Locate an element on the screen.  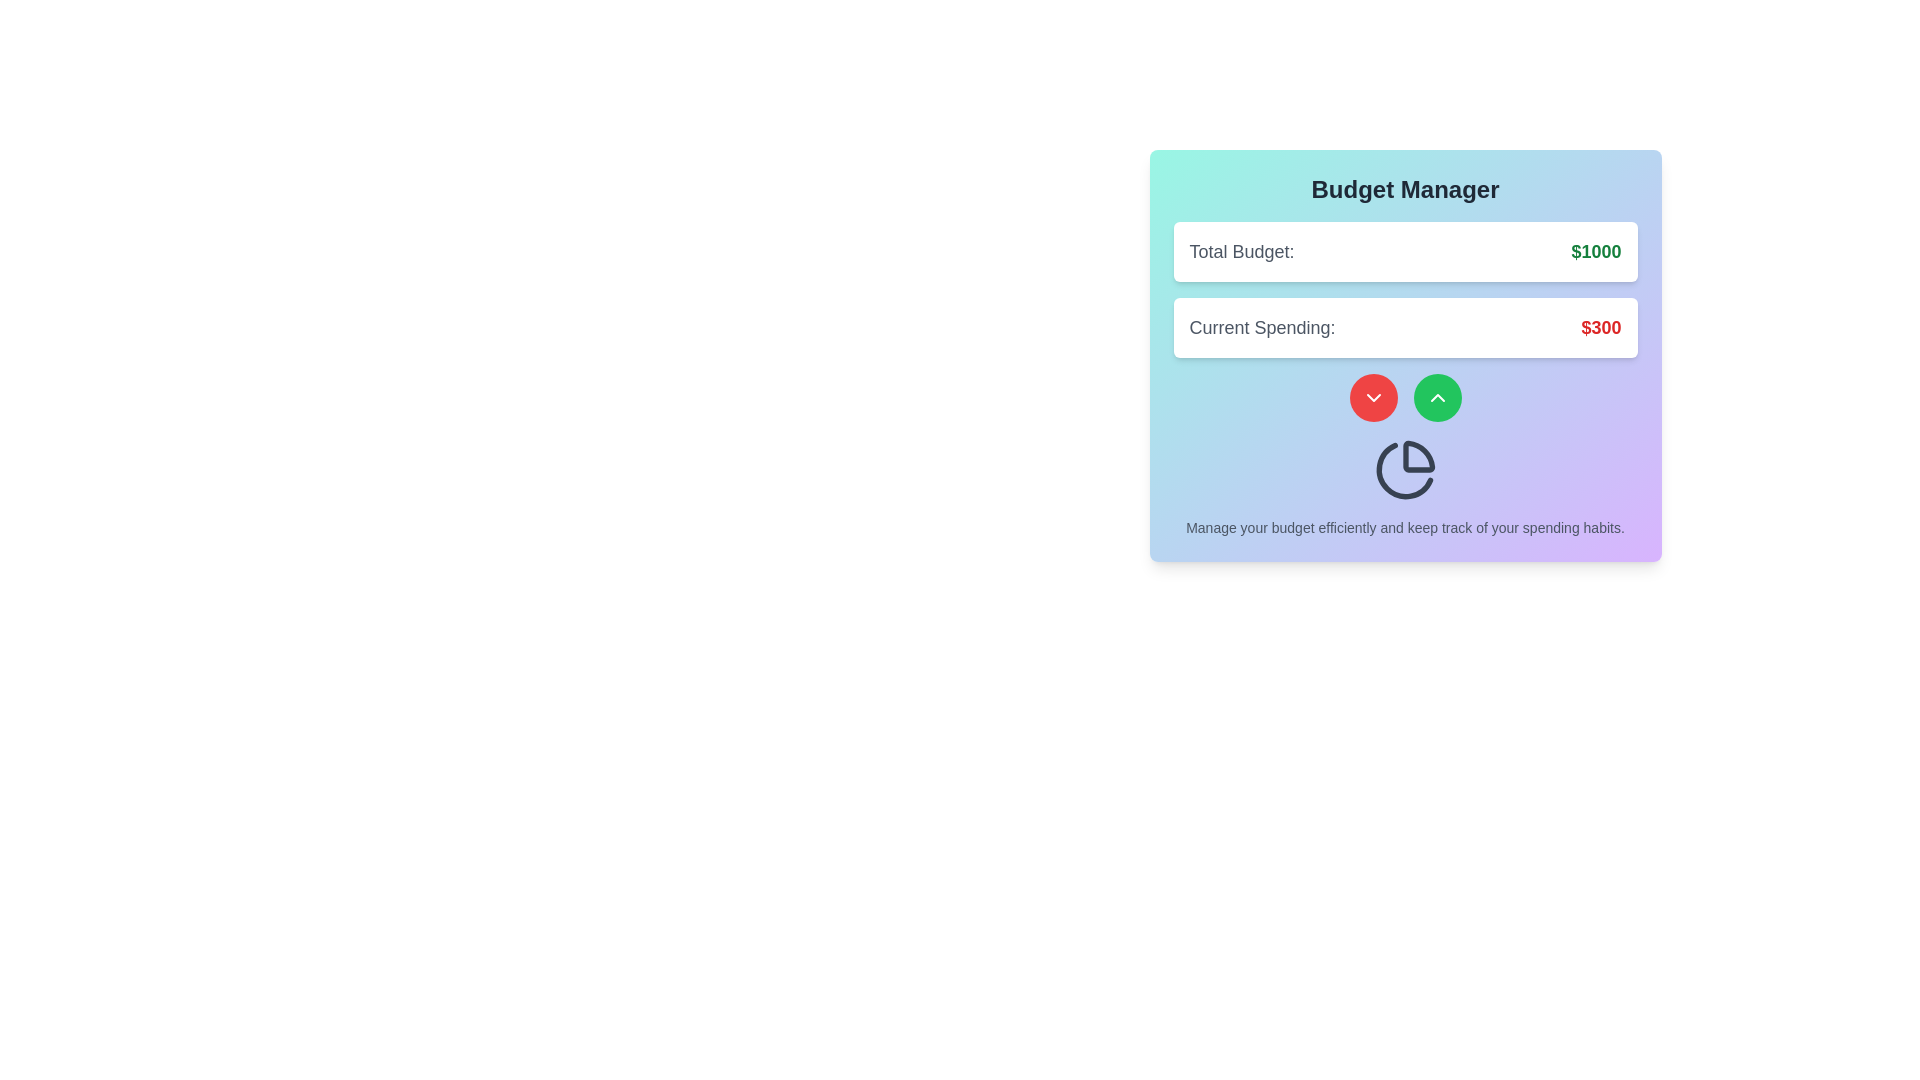
the Information display box that shows the total budget information, positioned within the 'Budget Manager' card, above the 'Current Spending:' section is located at coordinates (1404, 250).